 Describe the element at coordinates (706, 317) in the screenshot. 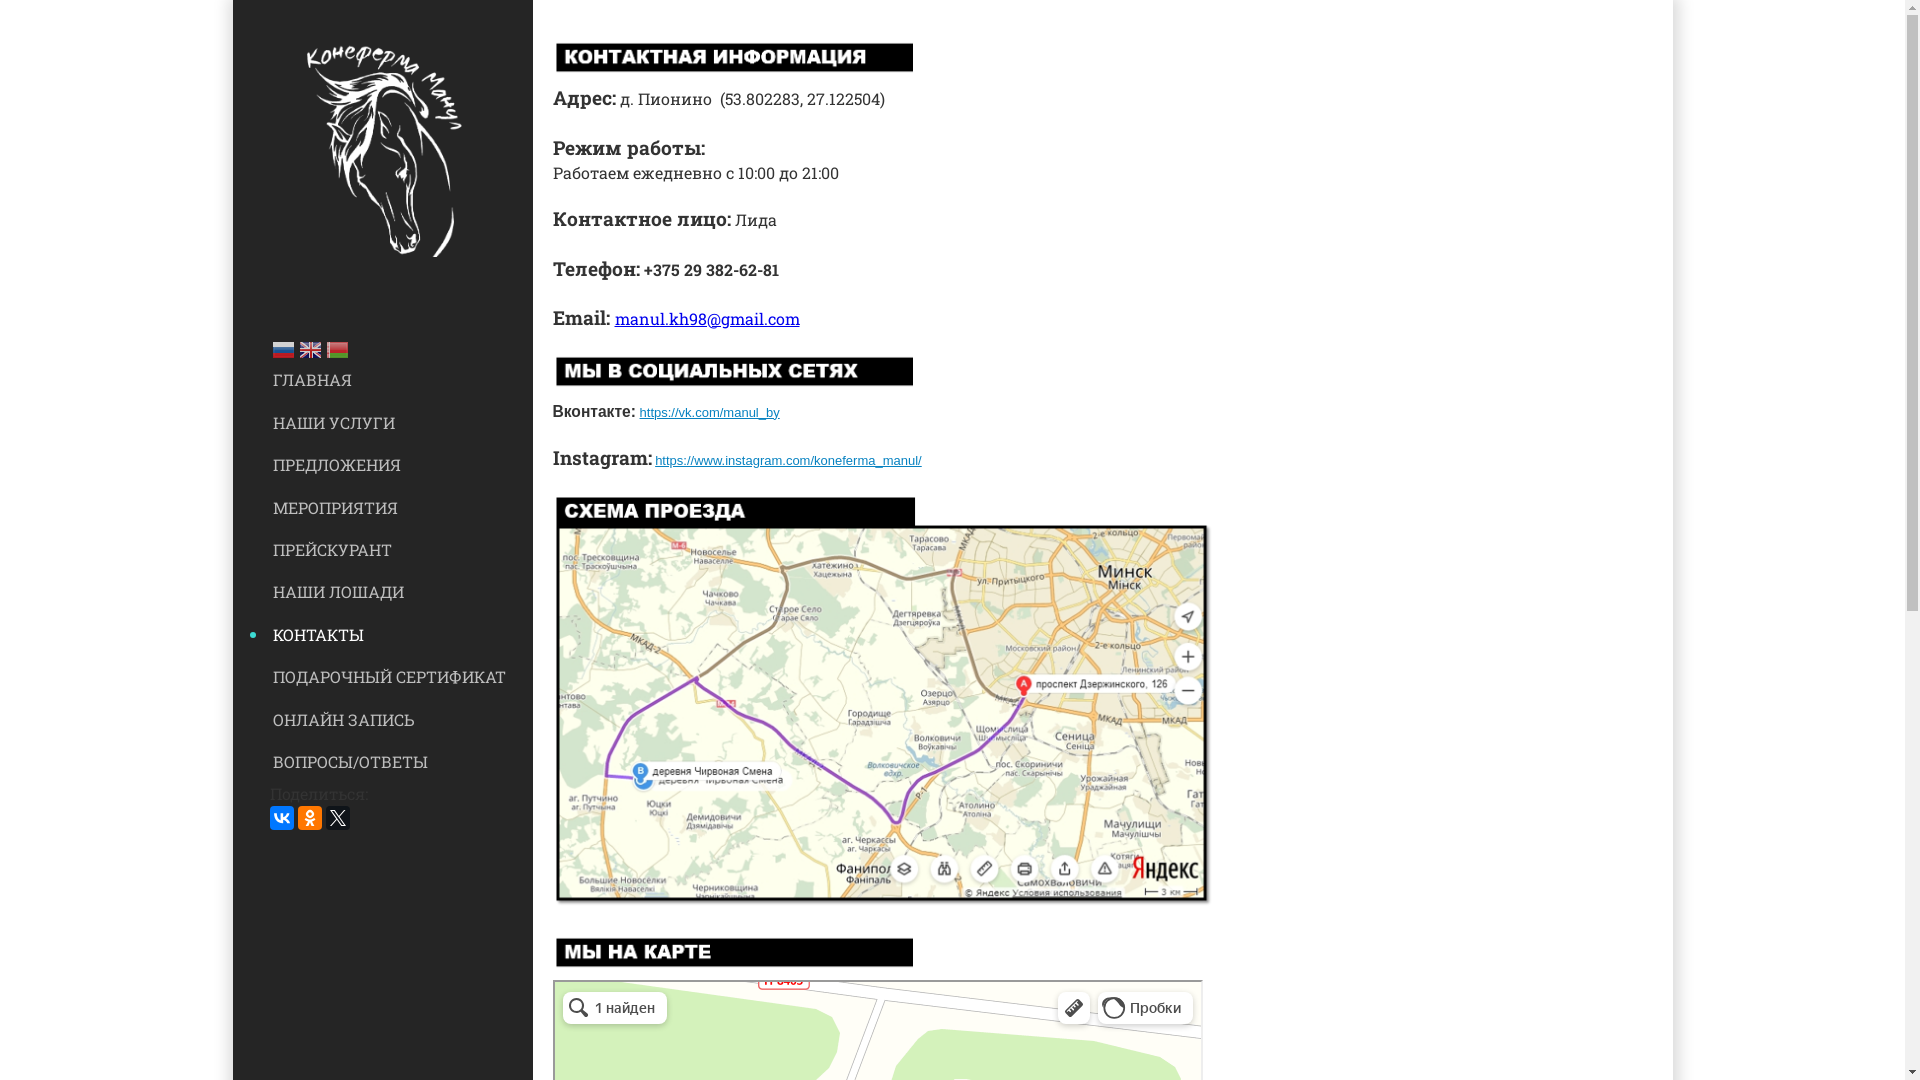

I see `'manul.kh98@gmail.com'` at that location.